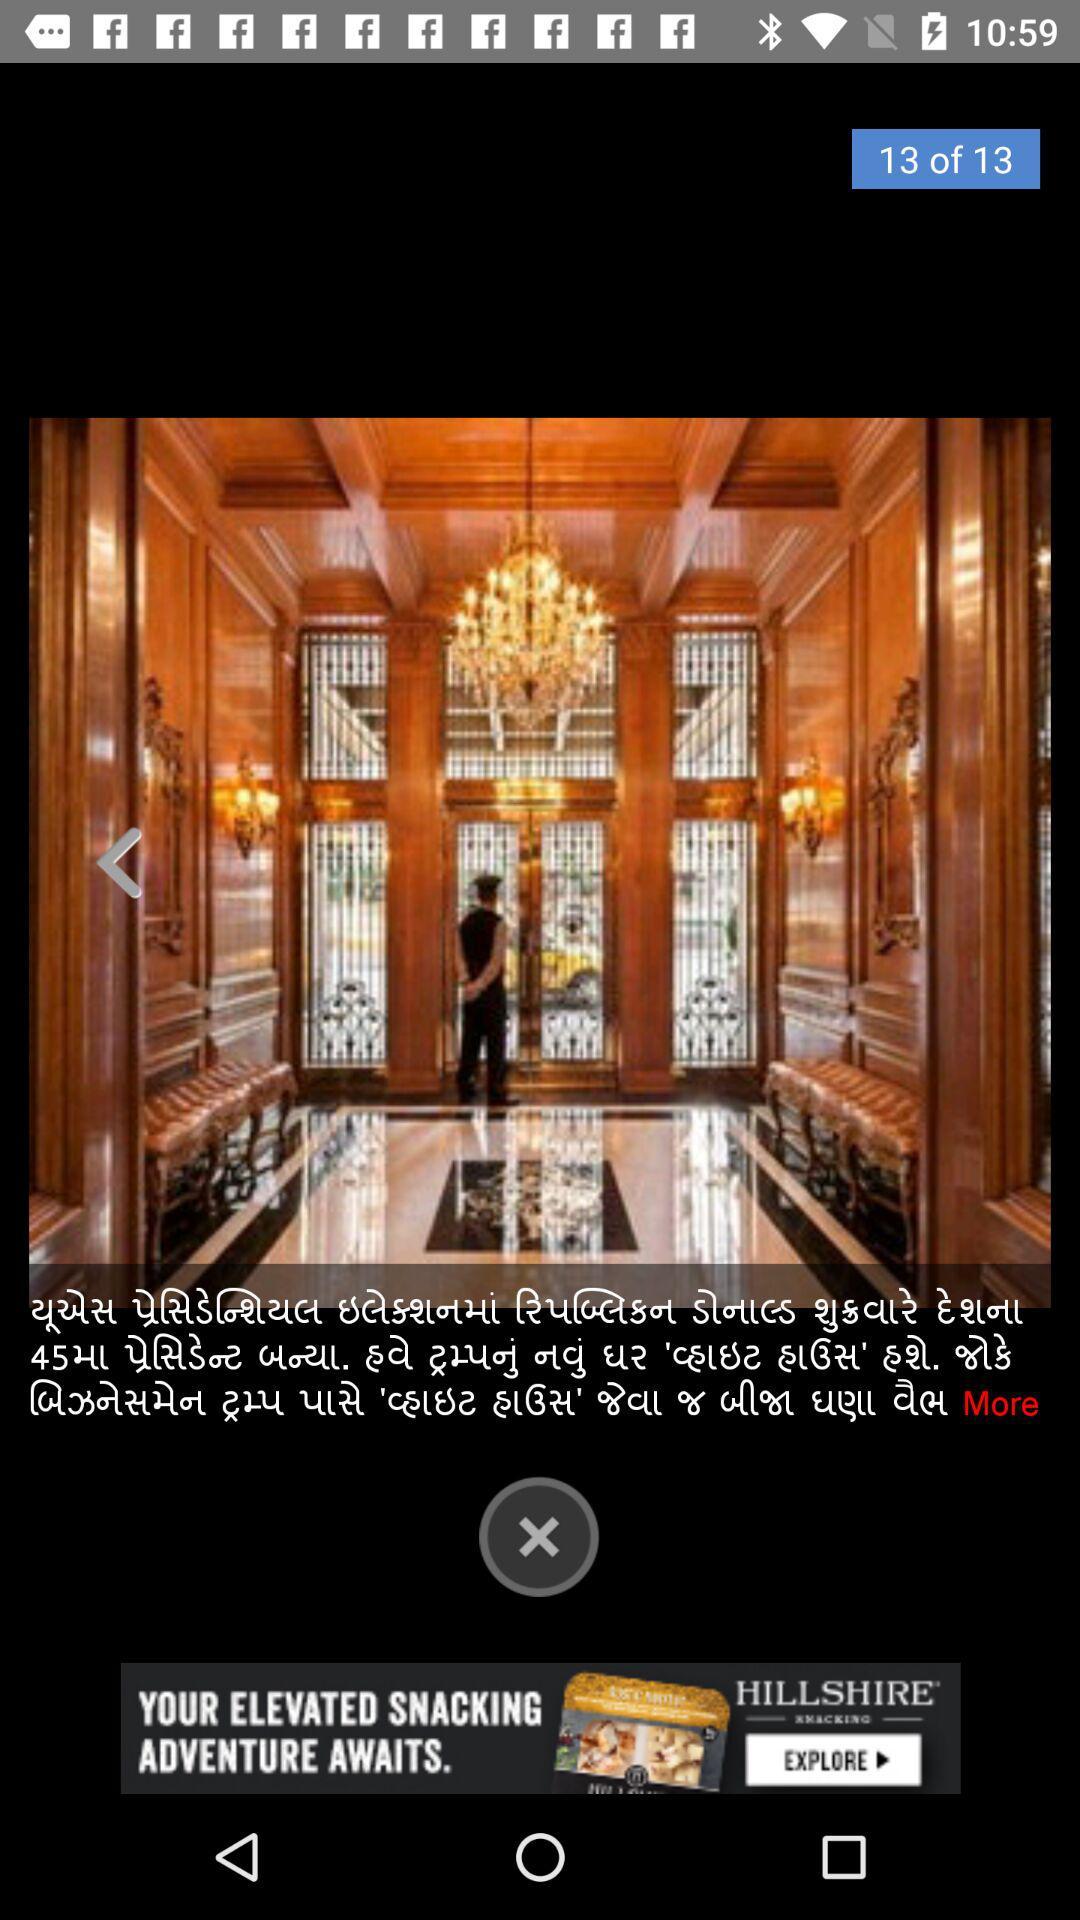 The width and height of the screenshot is (1080, 1920). I want to click on exit out, so click(540, 862).